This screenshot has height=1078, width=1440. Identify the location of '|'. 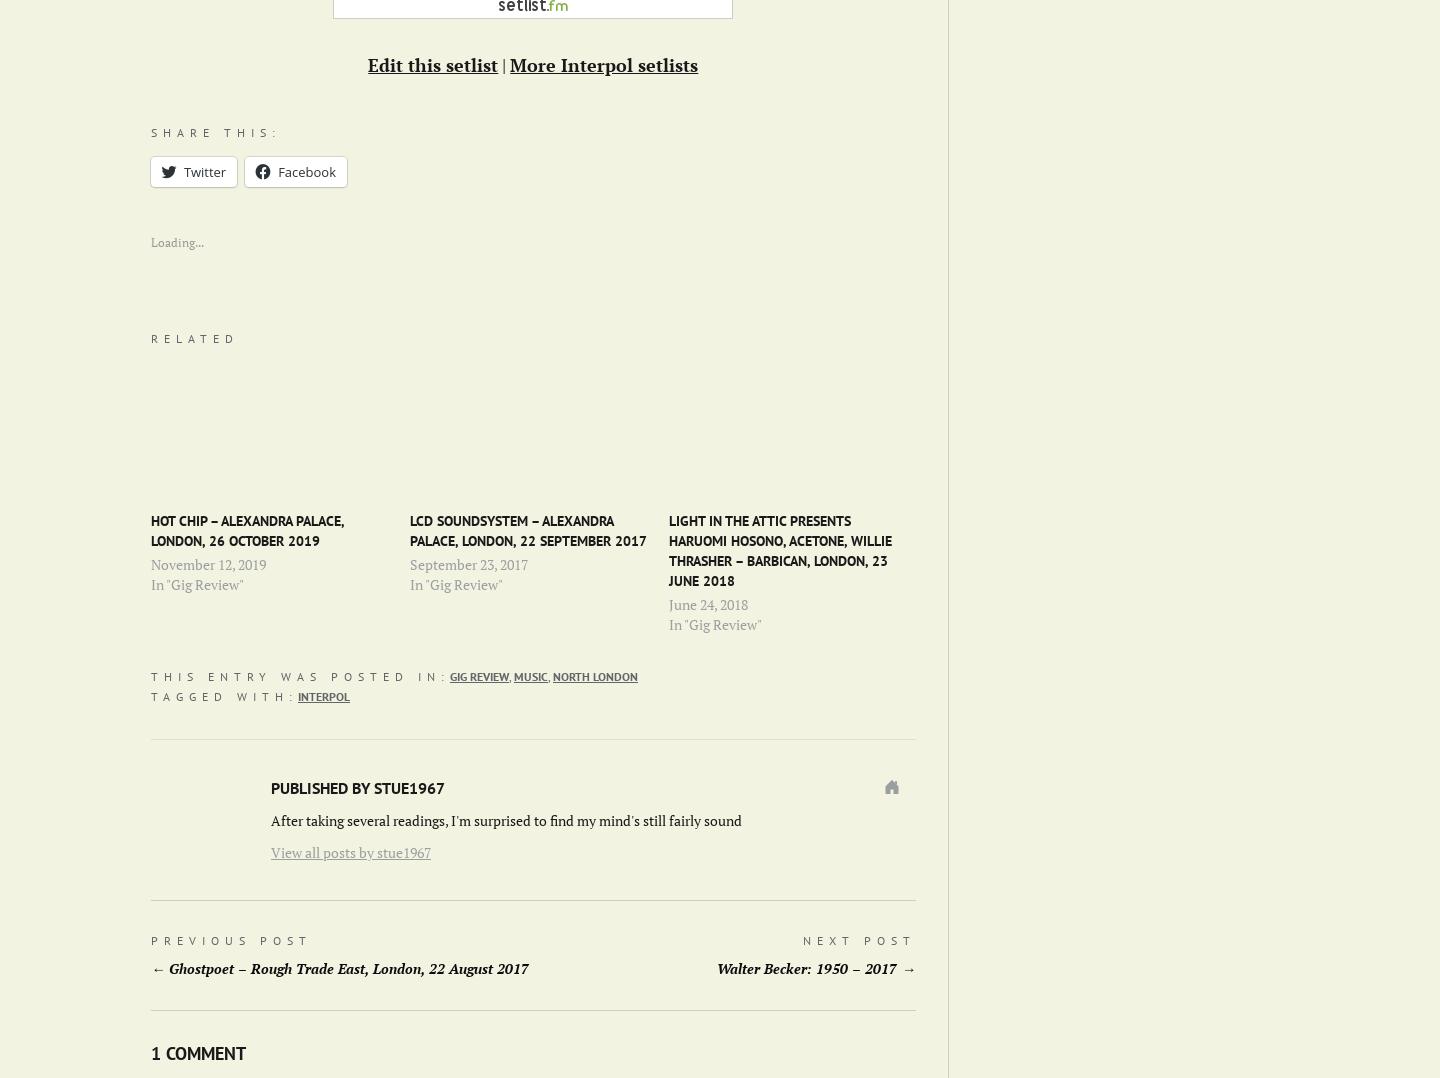
(502, 65).